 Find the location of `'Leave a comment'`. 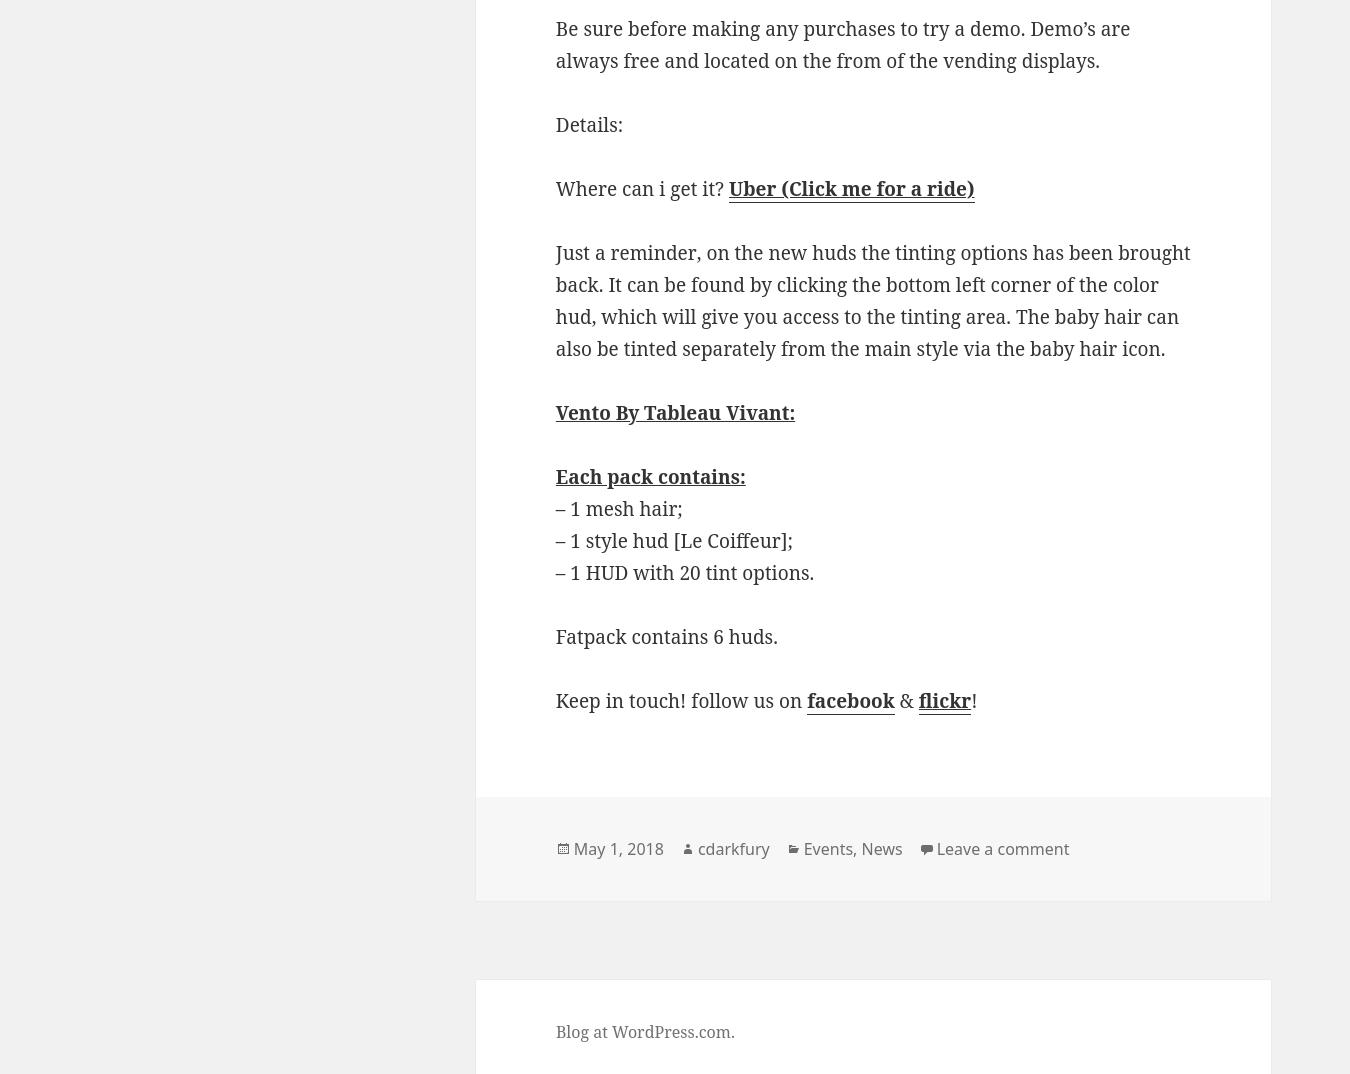

'Leave a comment' is located at coordinates (934, 848).